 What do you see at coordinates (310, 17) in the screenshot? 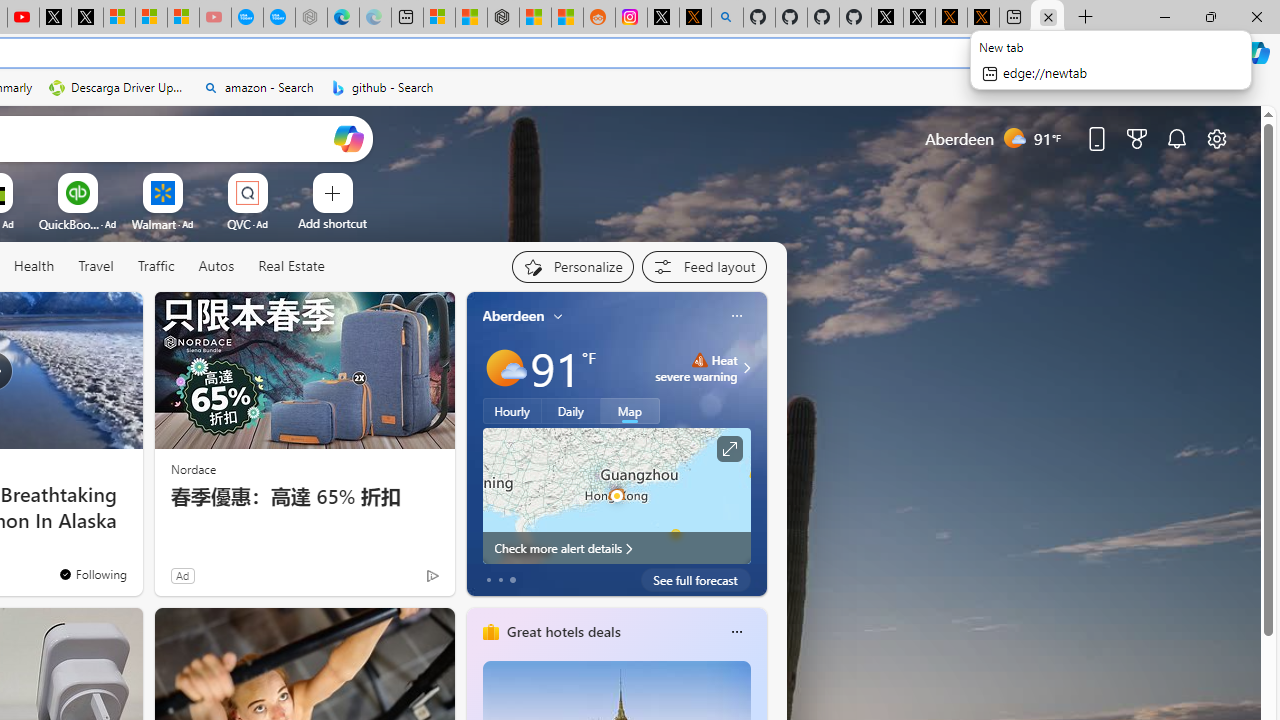
I see `'Nordace - Nordace has arrived Hong Kong - Sleeping'` at bounding box center [310, 17].